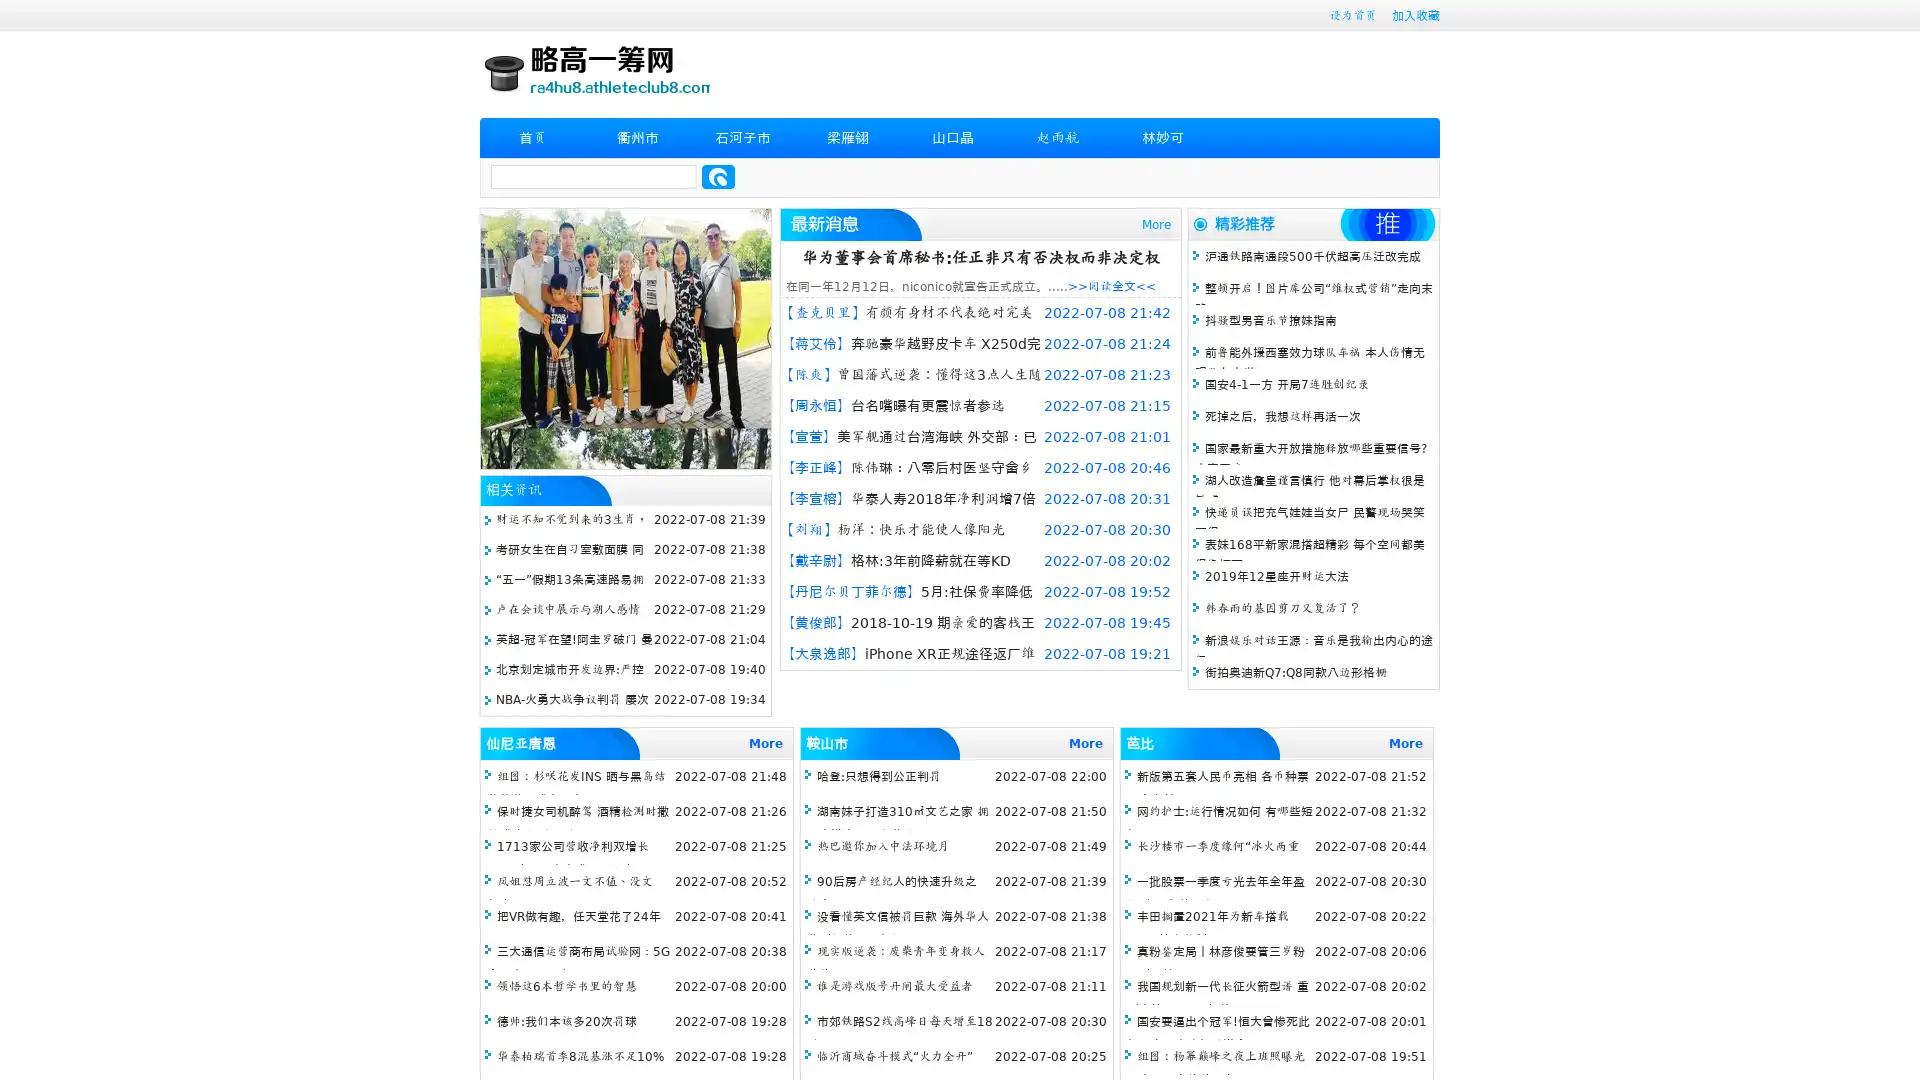 The height and width of the screenshot is (1080, 1920). What do you see at coordinates (718, 176) in the screenshot?
I see `Search` at bounding box center [718, 176].